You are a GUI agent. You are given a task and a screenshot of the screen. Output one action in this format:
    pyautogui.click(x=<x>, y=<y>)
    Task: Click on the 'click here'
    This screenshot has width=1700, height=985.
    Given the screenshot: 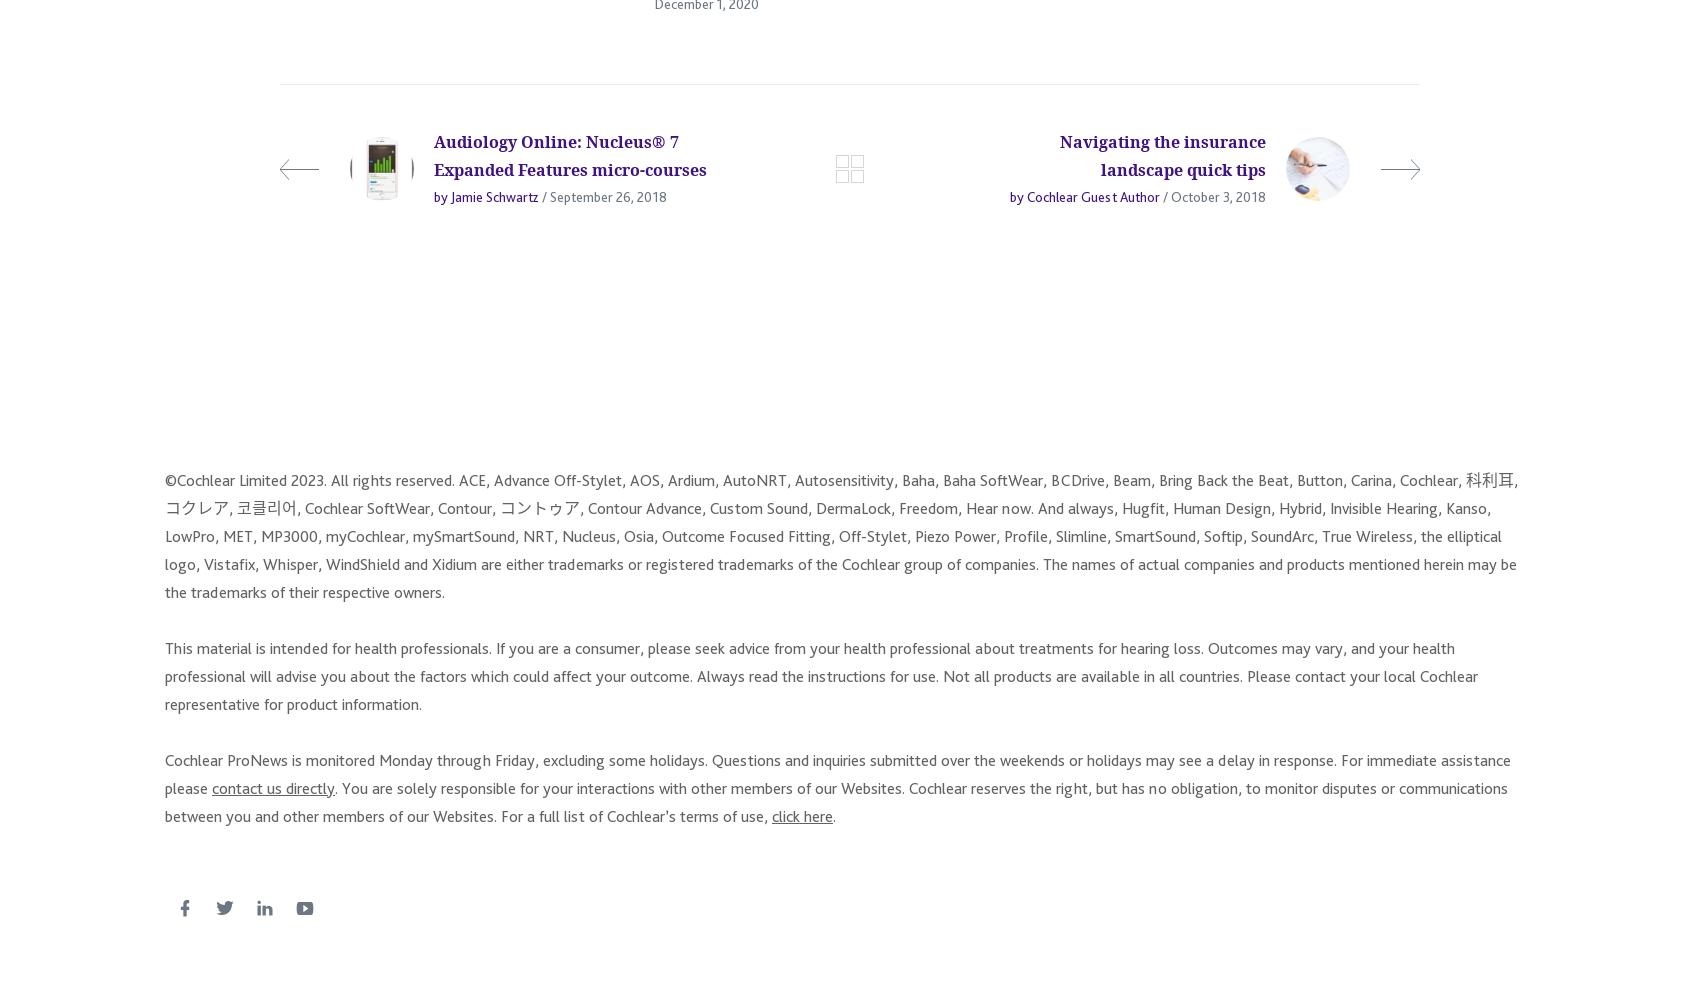 What is the action you would take?
    pyautogui.click(x=801, y=824)
    